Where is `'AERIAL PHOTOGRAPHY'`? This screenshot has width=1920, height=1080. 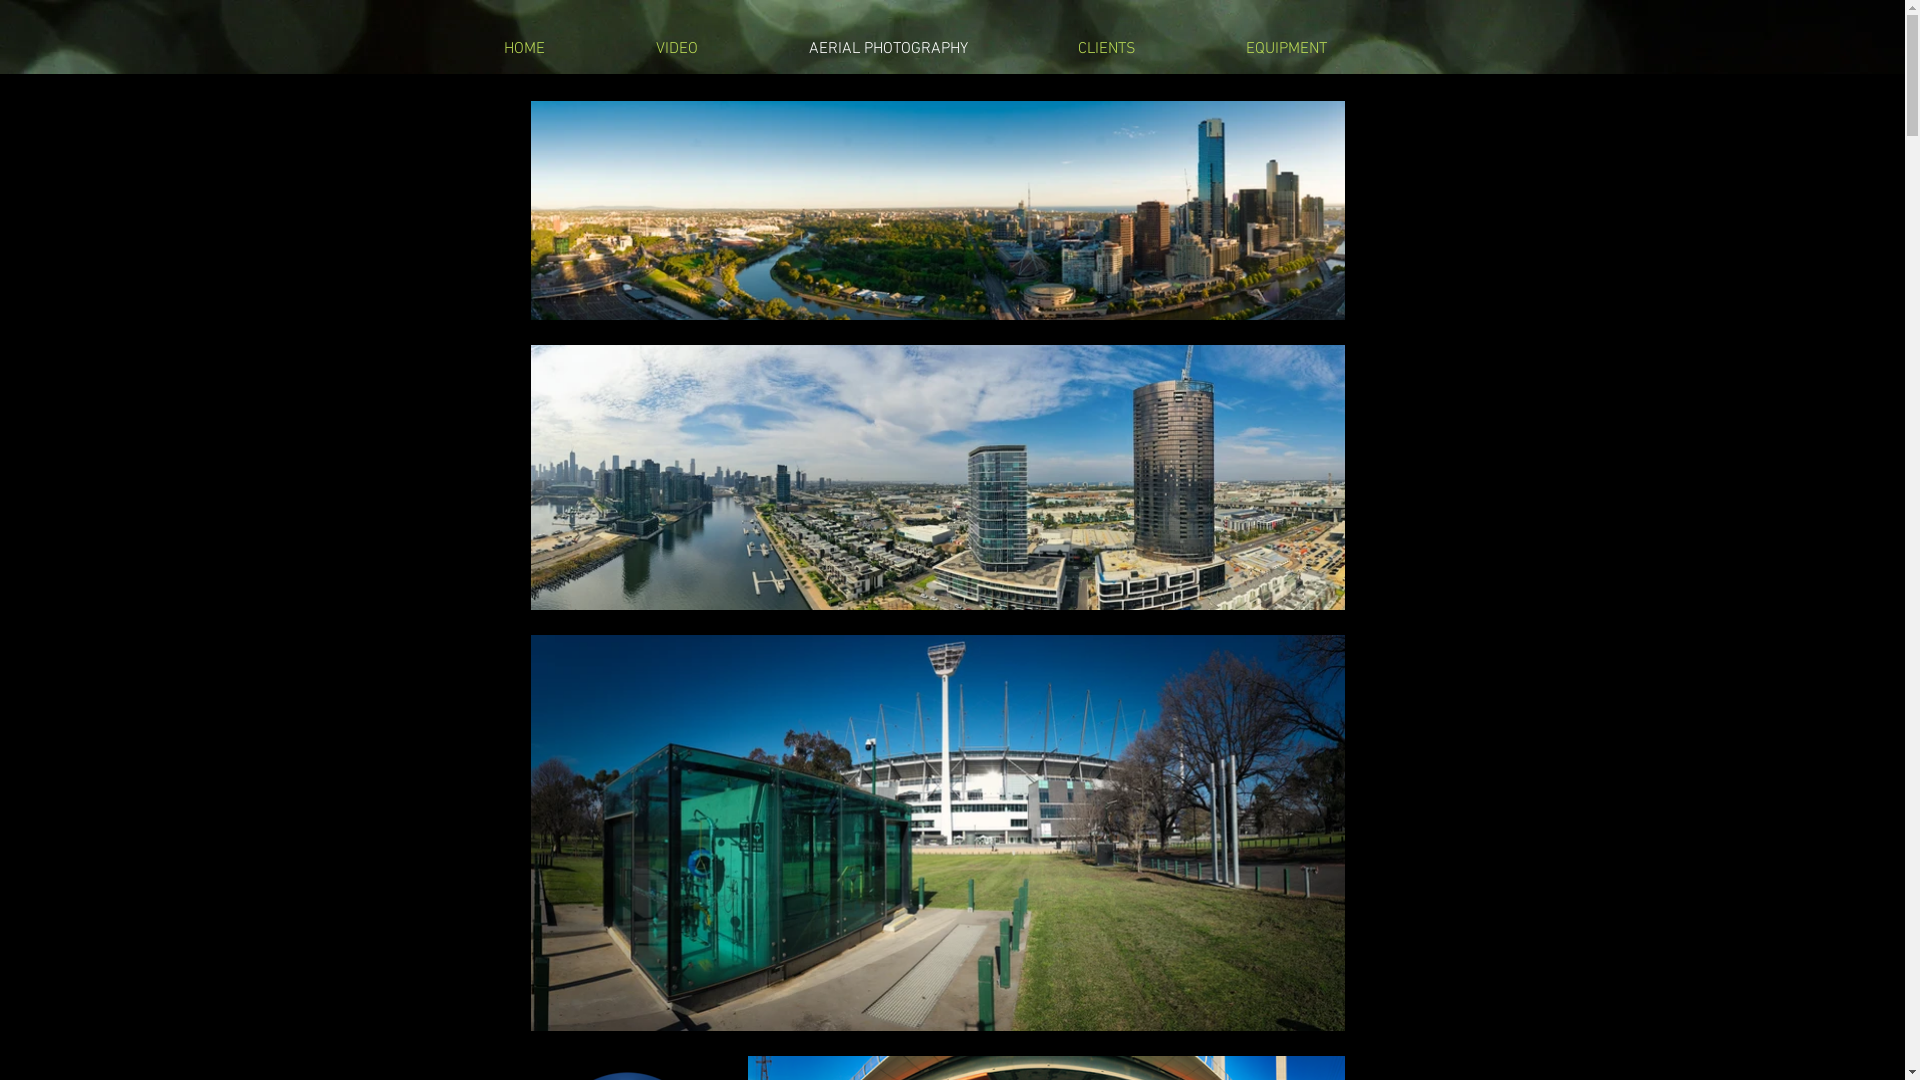 'AERIAL PHOTOGRAPHY' is located at coordinates (927, 48).